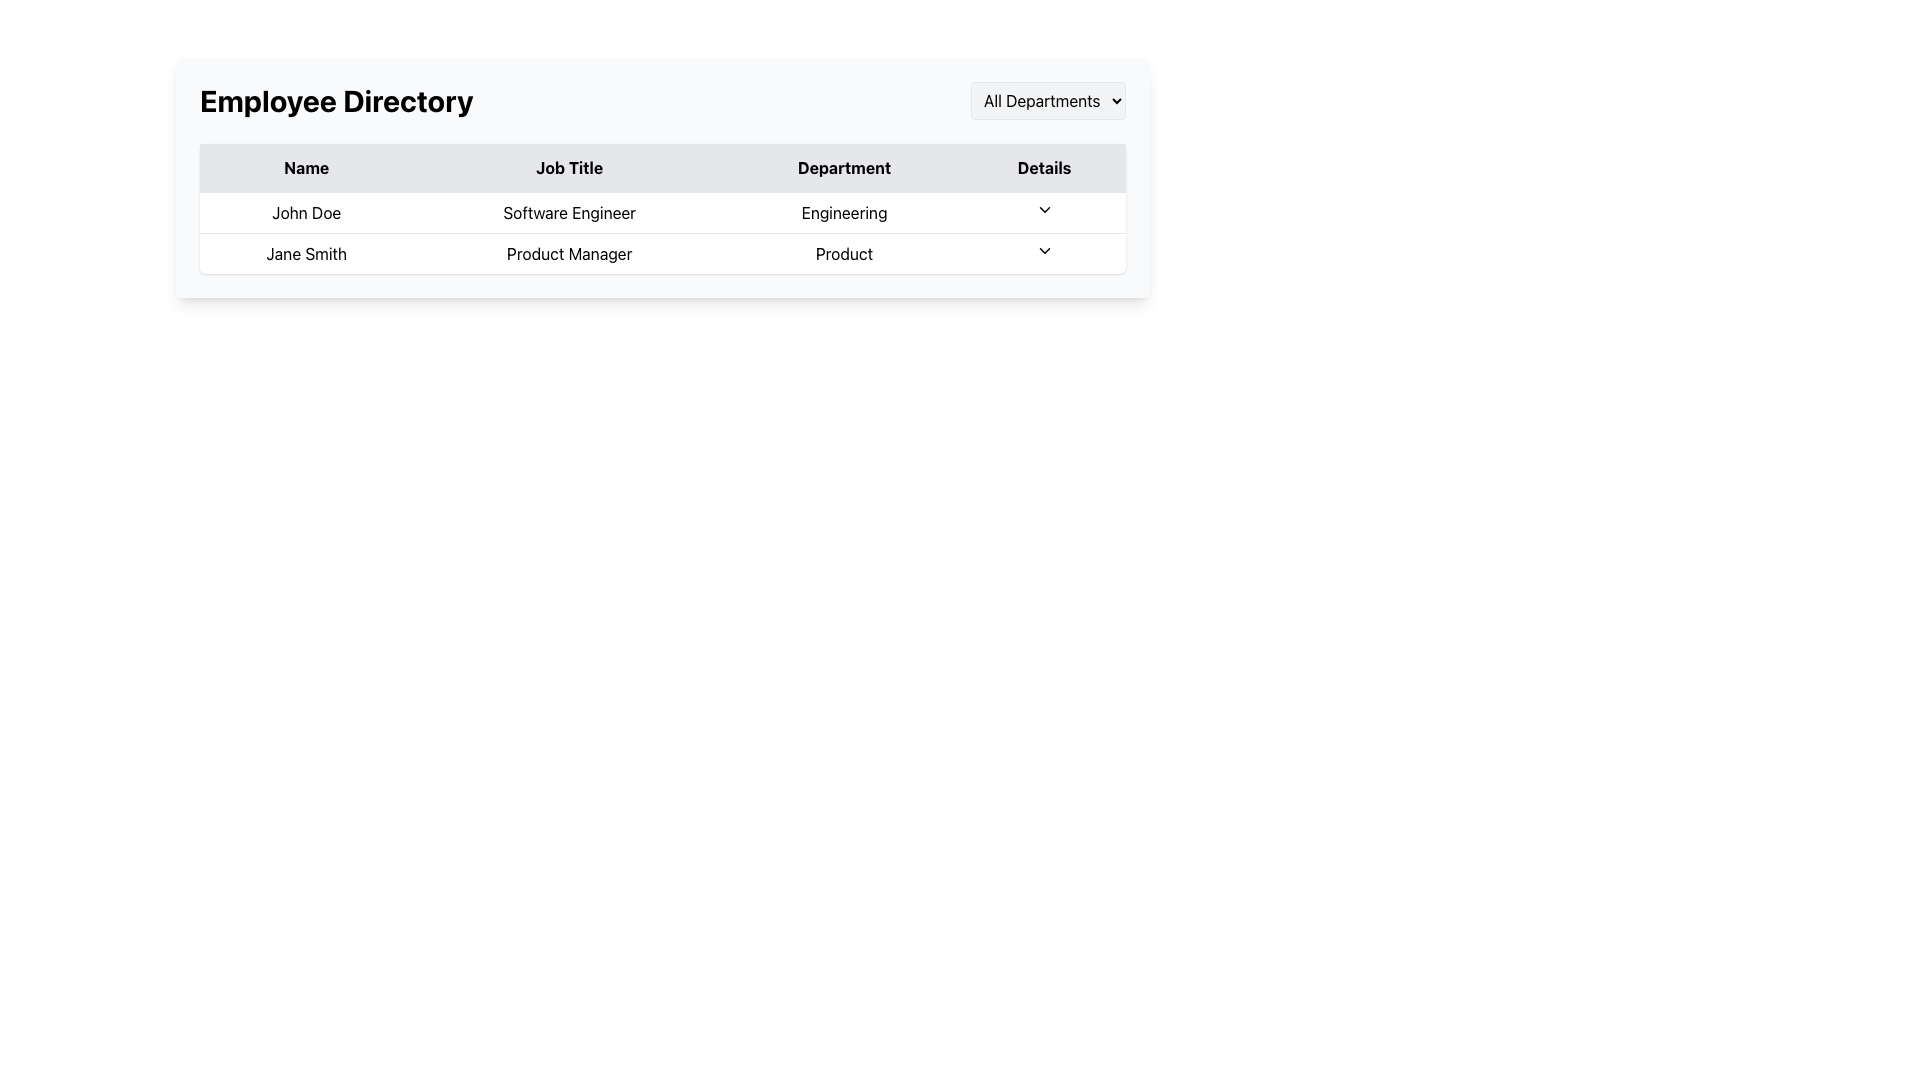 The width and height of the screenshot is (1920, 1080). What do you see at coordinates (662, 208) in the screenshot?
I see `the first data row in the tabular format that displays an individual's name, title, department, and additional details` at bounding box center [662, 208].